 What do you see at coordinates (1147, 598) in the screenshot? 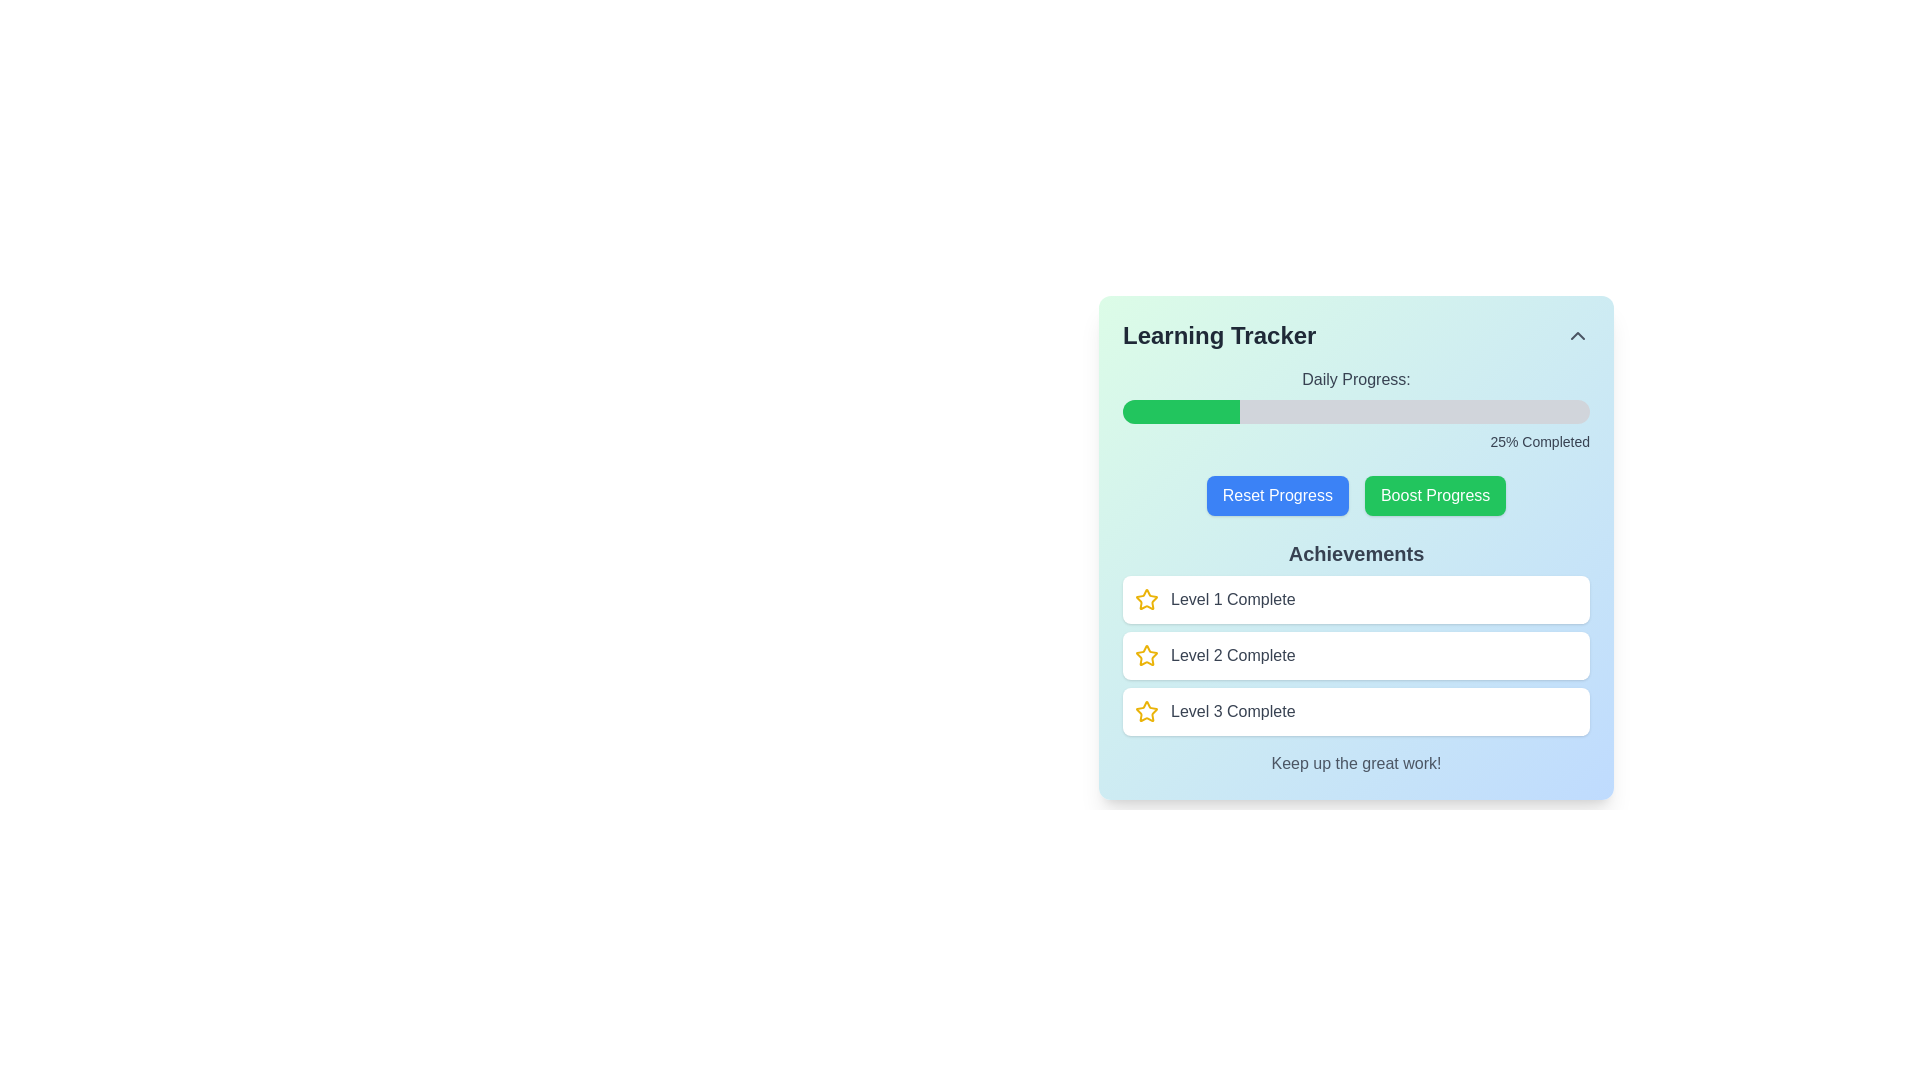
I see `the star icon indicating 'Level 2 Complete' within the Achievements section` at bounding box center [1147, 598].